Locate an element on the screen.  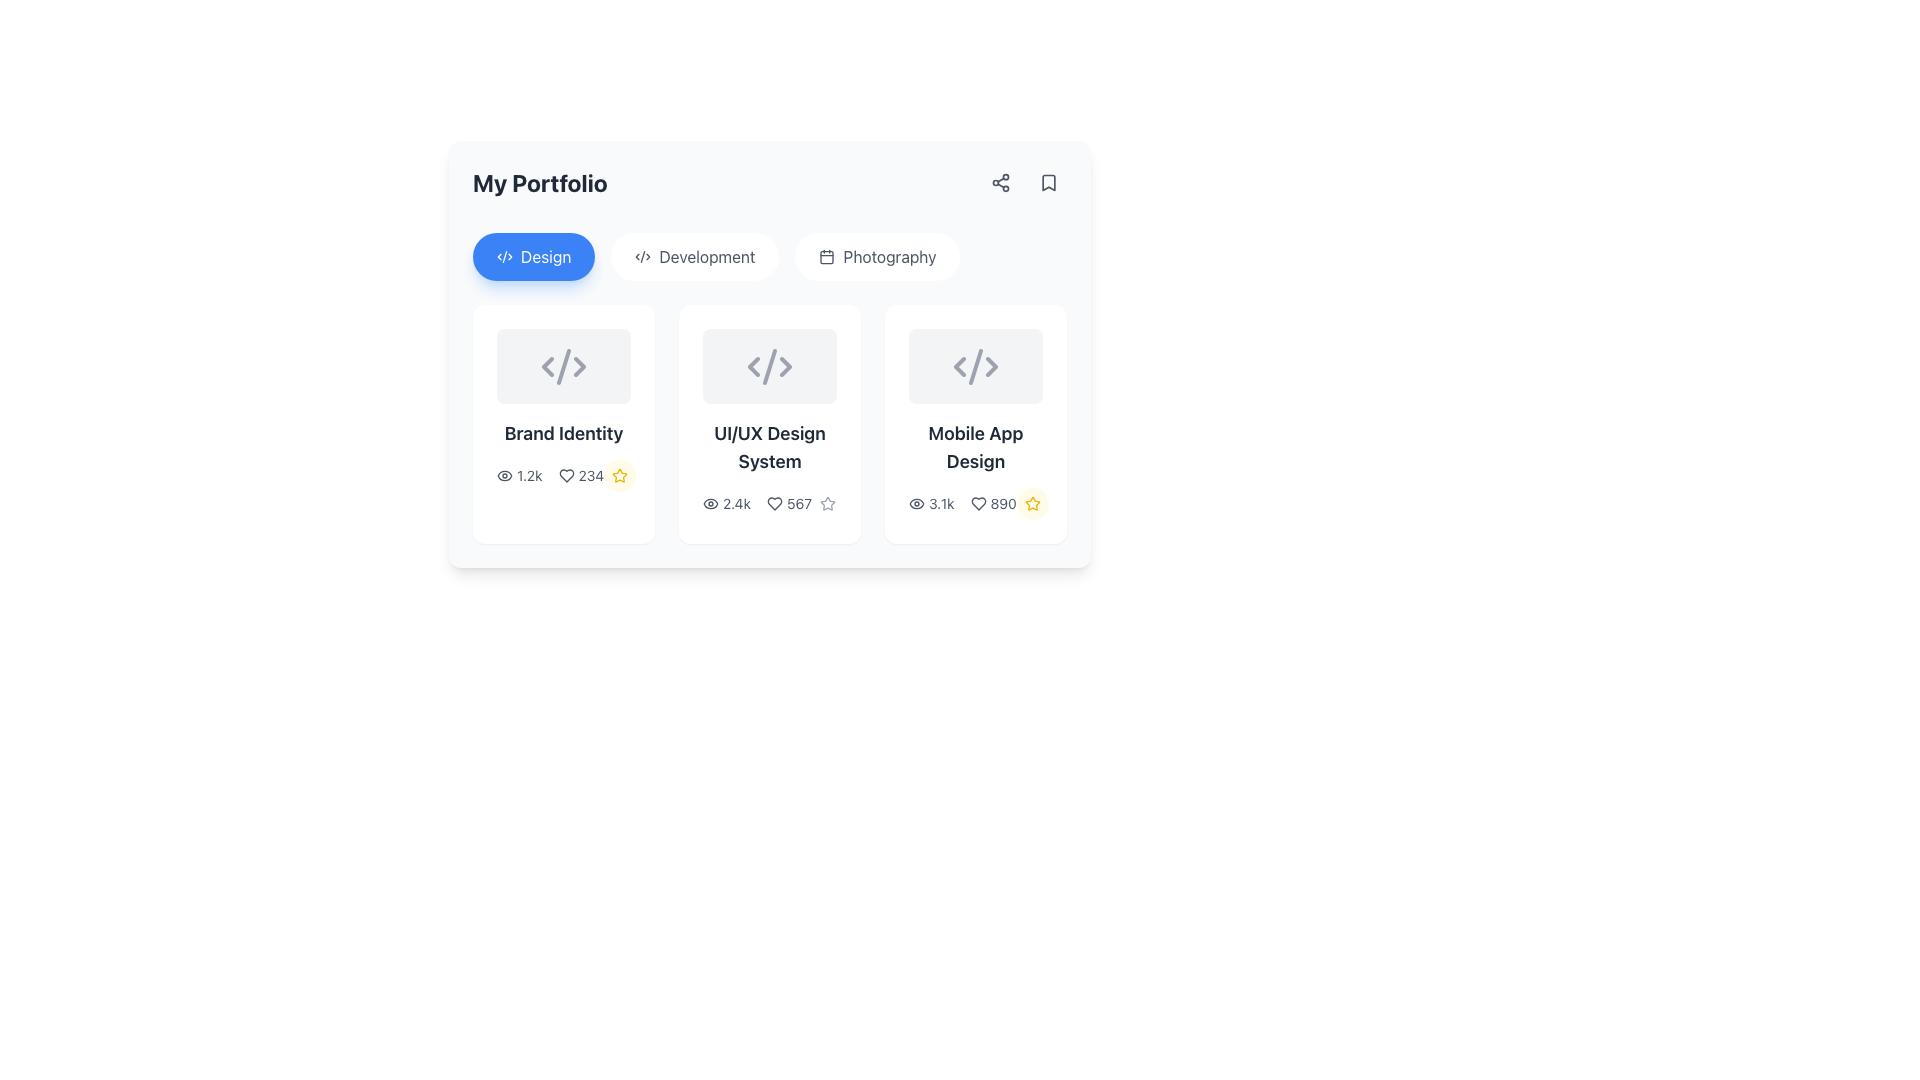
text label '1.2k' associated with the eye icon in the first grouping of the 'Brand Identity' panel is located at coordinates (519, 476).